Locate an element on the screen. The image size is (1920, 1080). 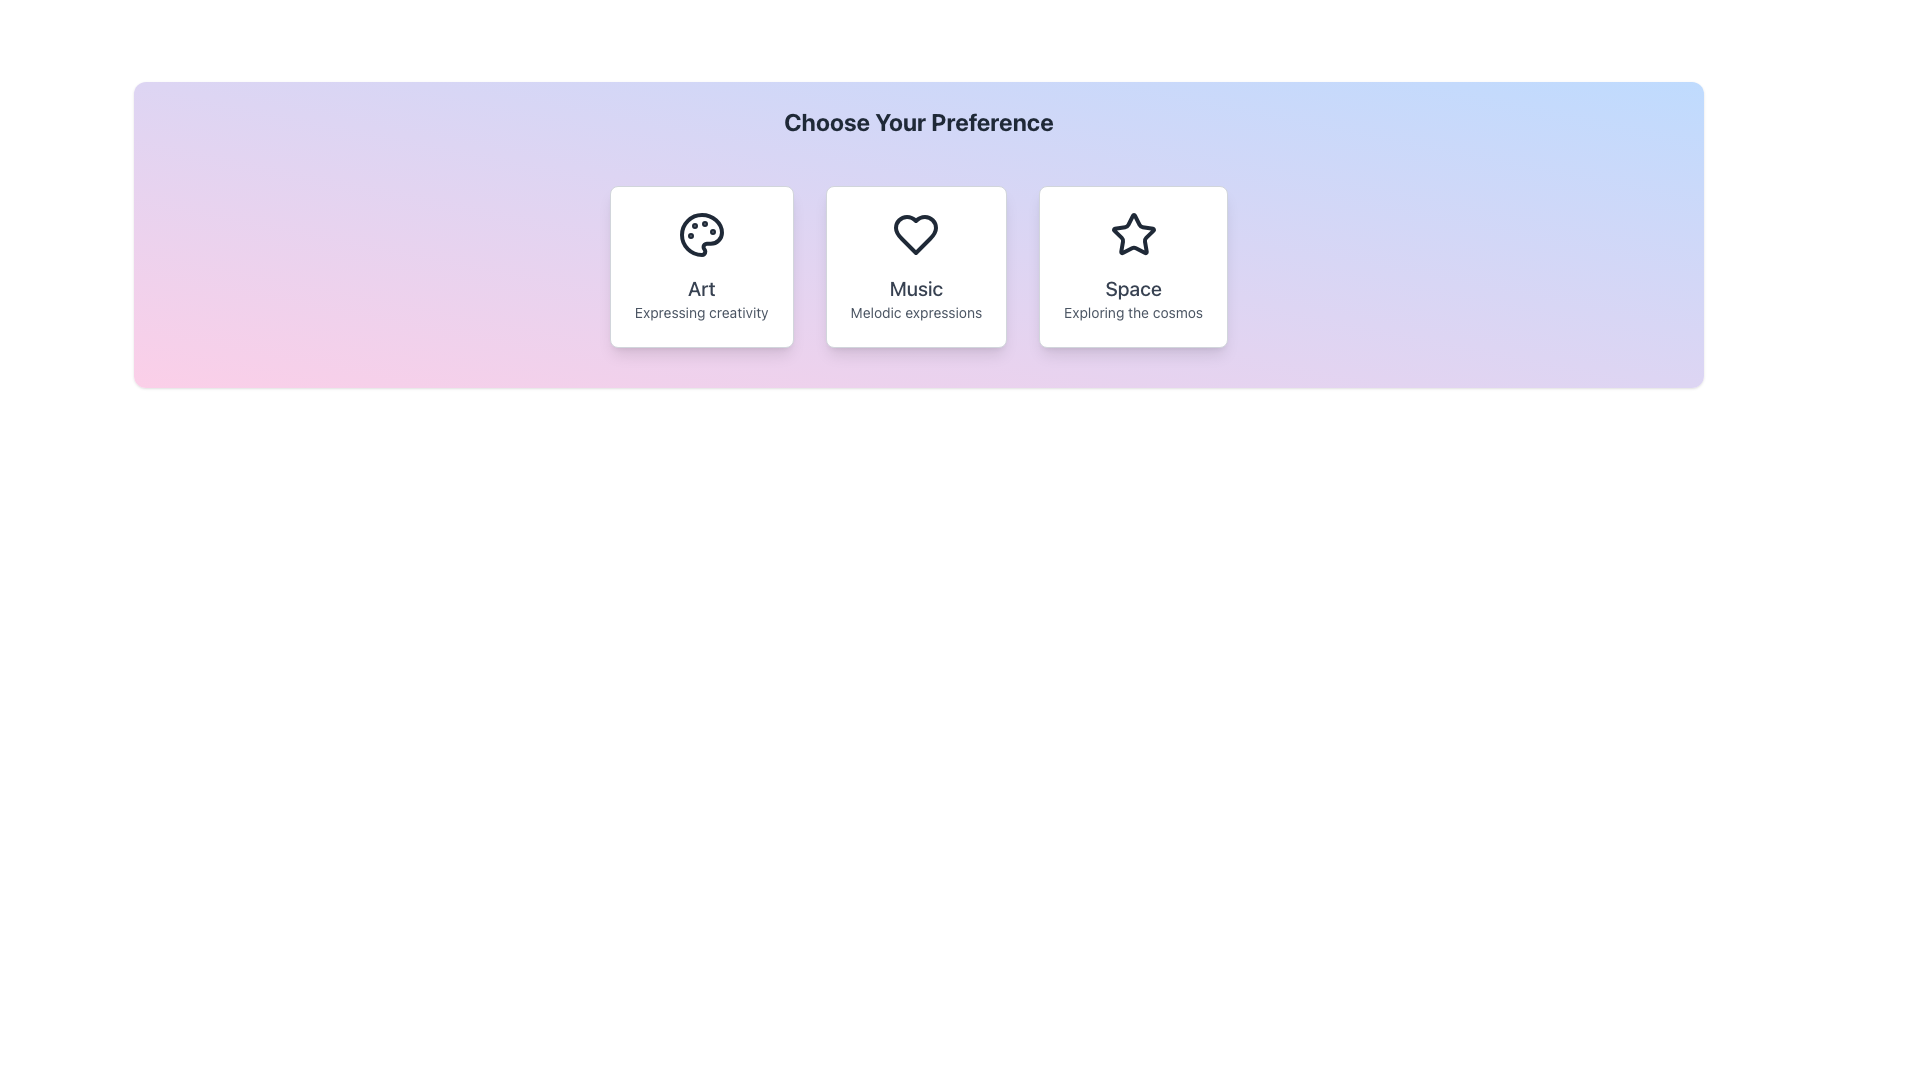
the 'Art' Option Card, which is the first card in a horizontal list of options including 'Music' and 'Space' is located at coordinates (701, 265).